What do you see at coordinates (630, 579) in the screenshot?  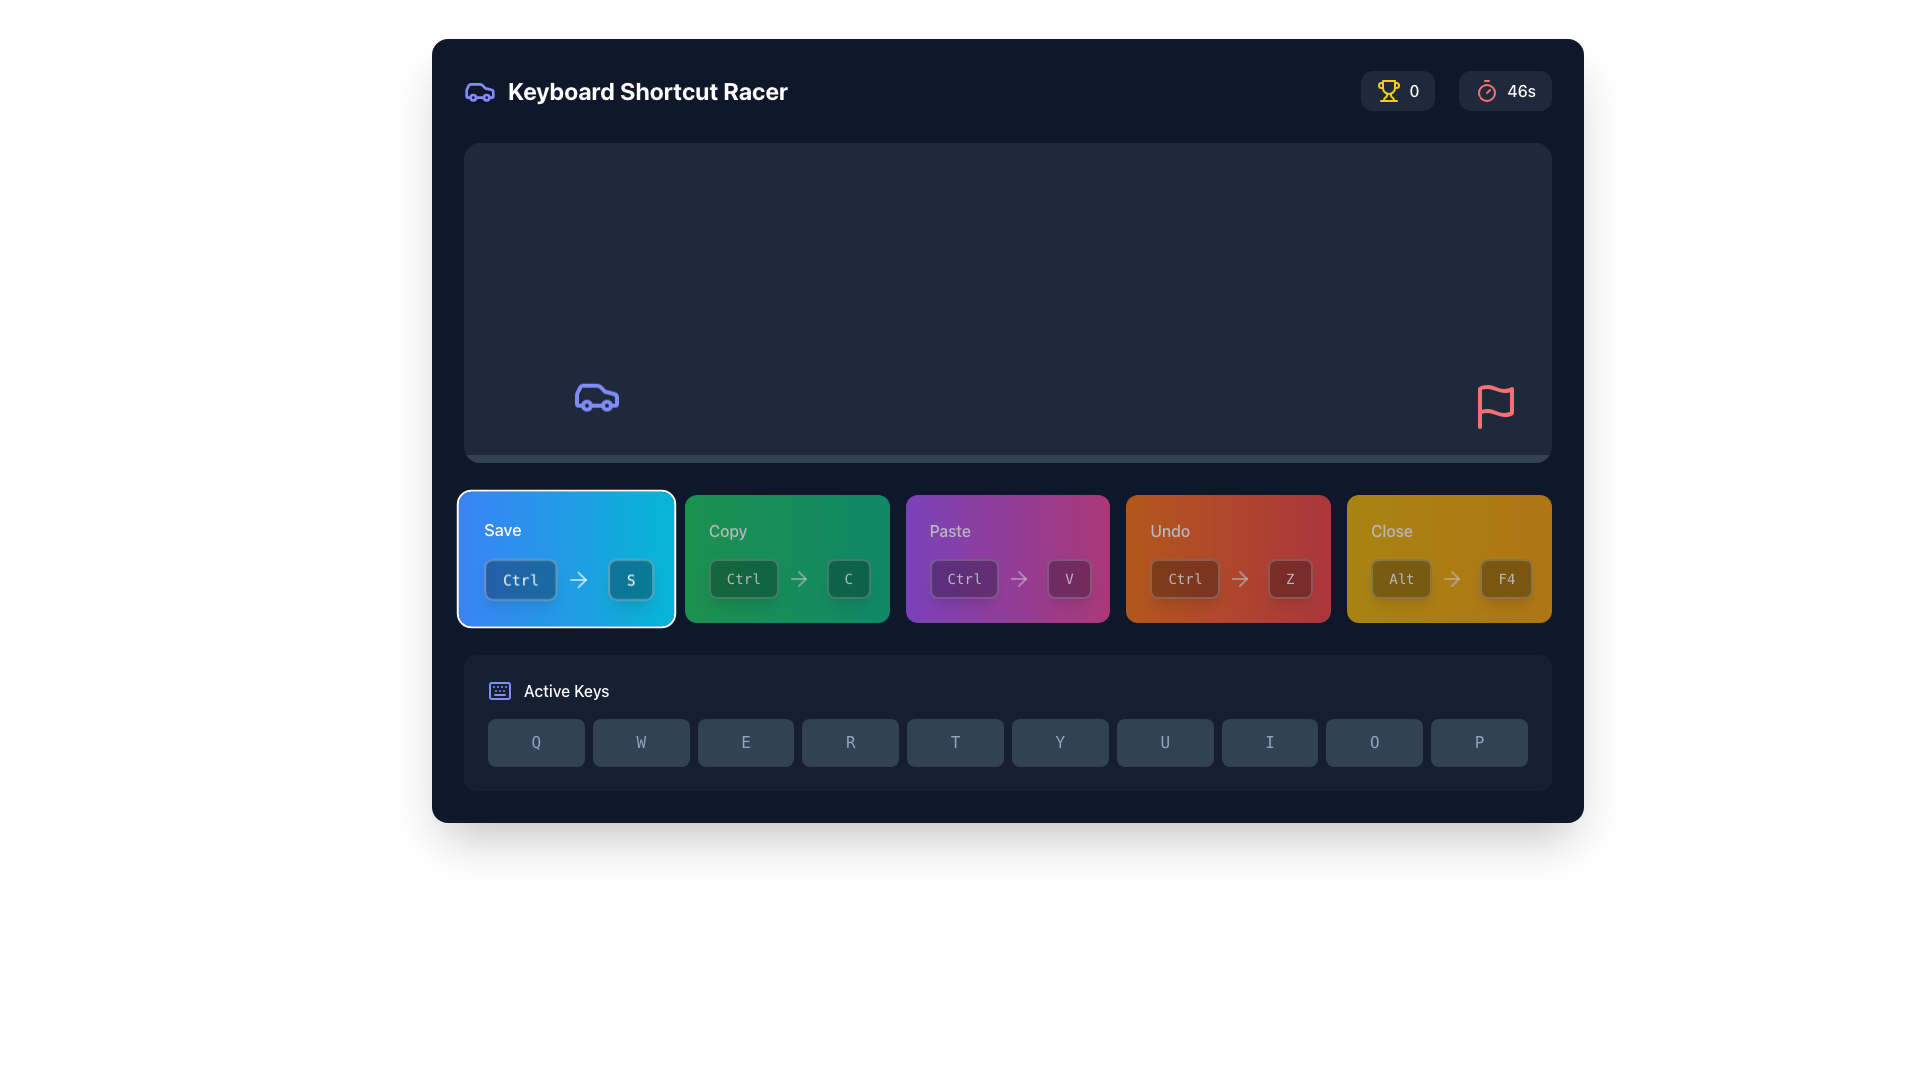 I see `the 'S' key representation in the keyboard shortcut 'Ctrl + S' for saving files` at bounding box center [630, 579].